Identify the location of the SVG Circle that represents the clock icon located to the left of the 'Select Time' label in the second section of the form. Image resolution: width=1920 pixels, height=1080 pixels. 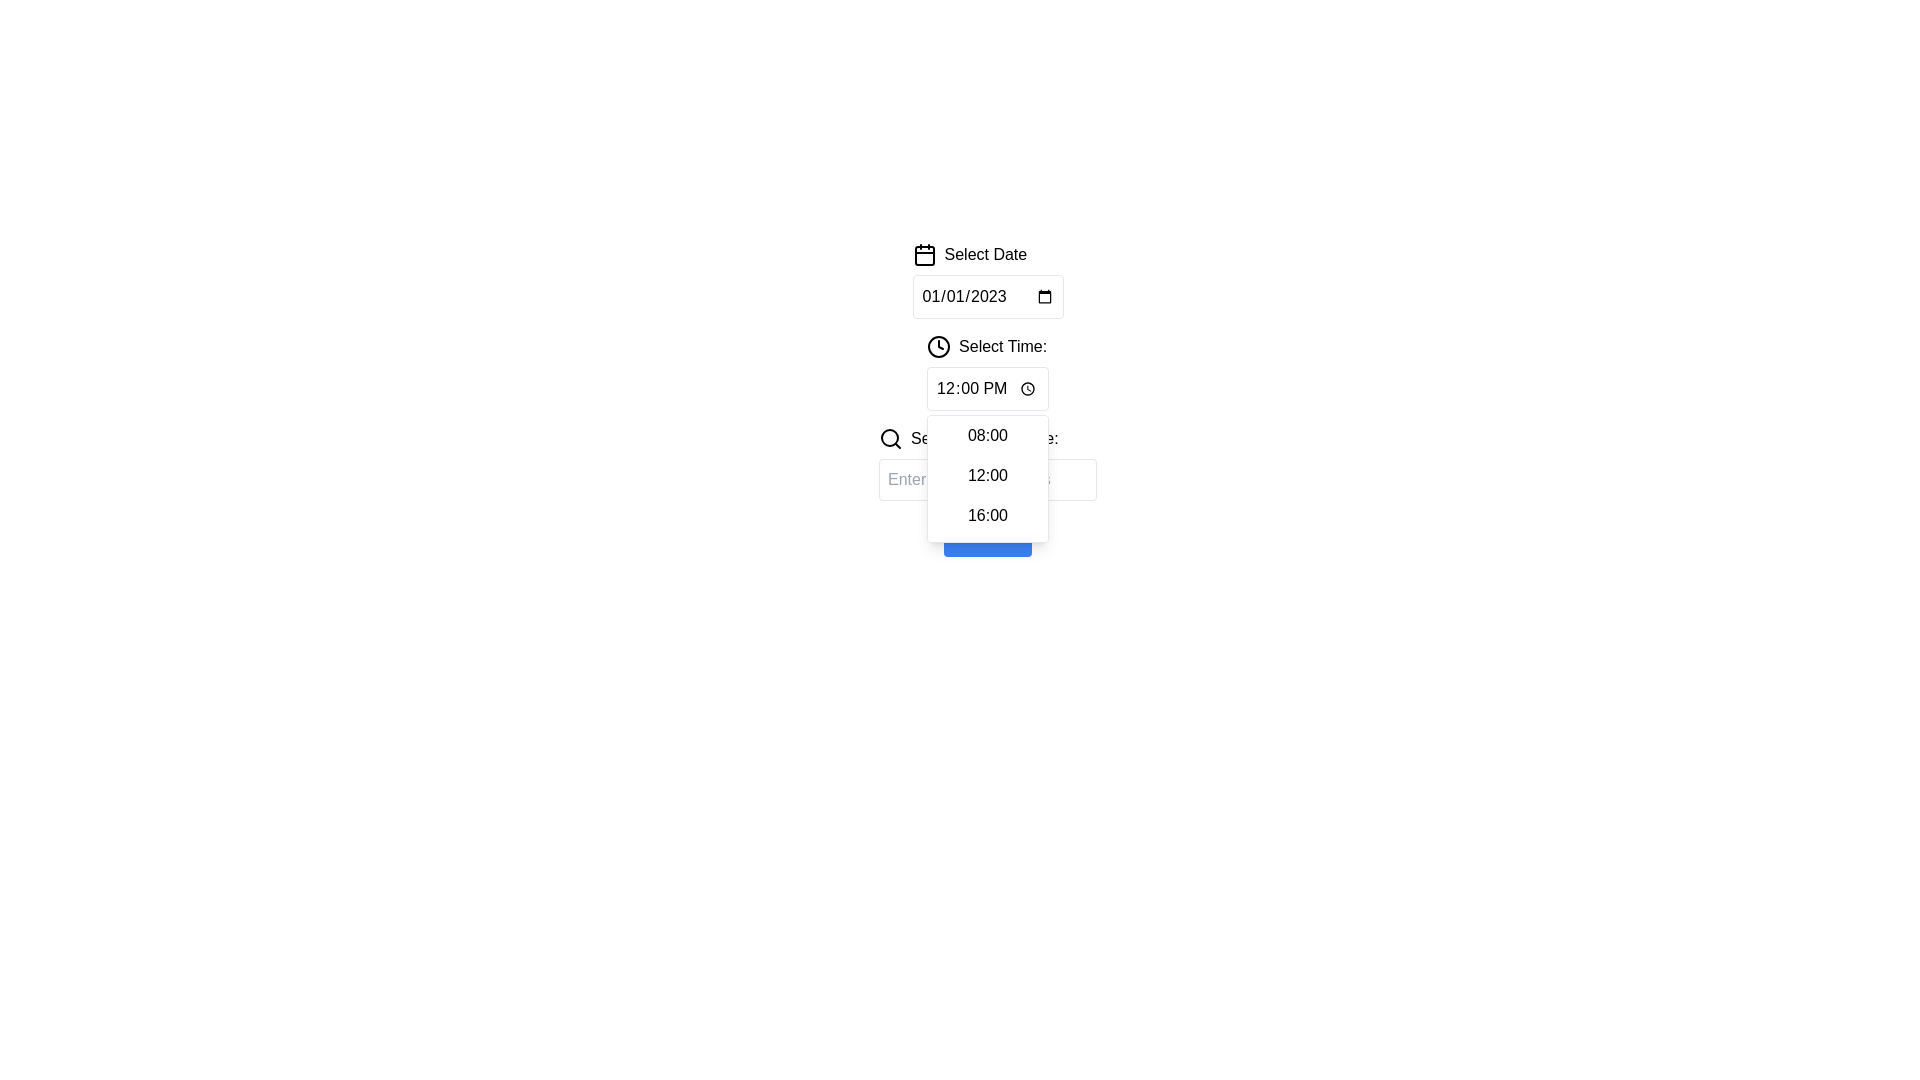
(938, 346).